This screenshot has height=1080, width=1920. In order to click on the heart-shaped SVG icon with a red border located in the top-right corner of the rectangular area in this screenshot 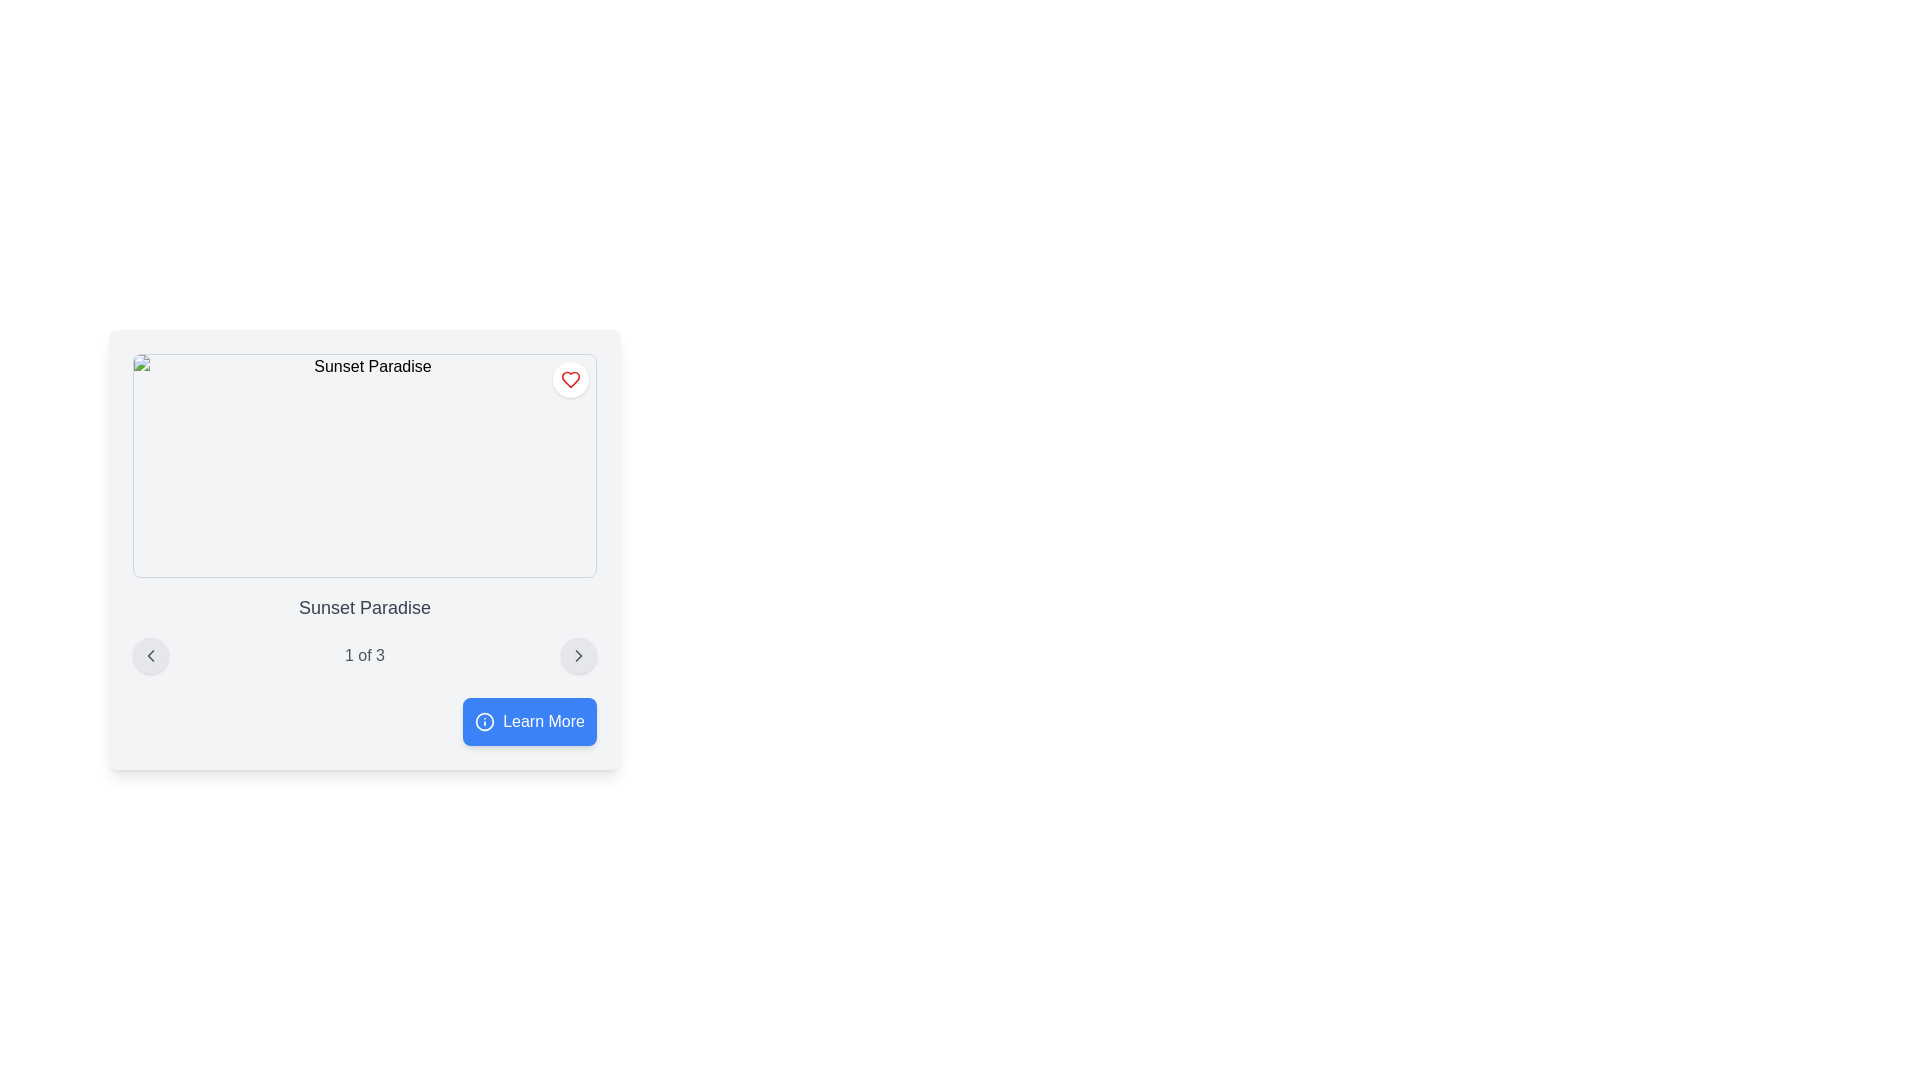, I will do `click(570, 380)`.